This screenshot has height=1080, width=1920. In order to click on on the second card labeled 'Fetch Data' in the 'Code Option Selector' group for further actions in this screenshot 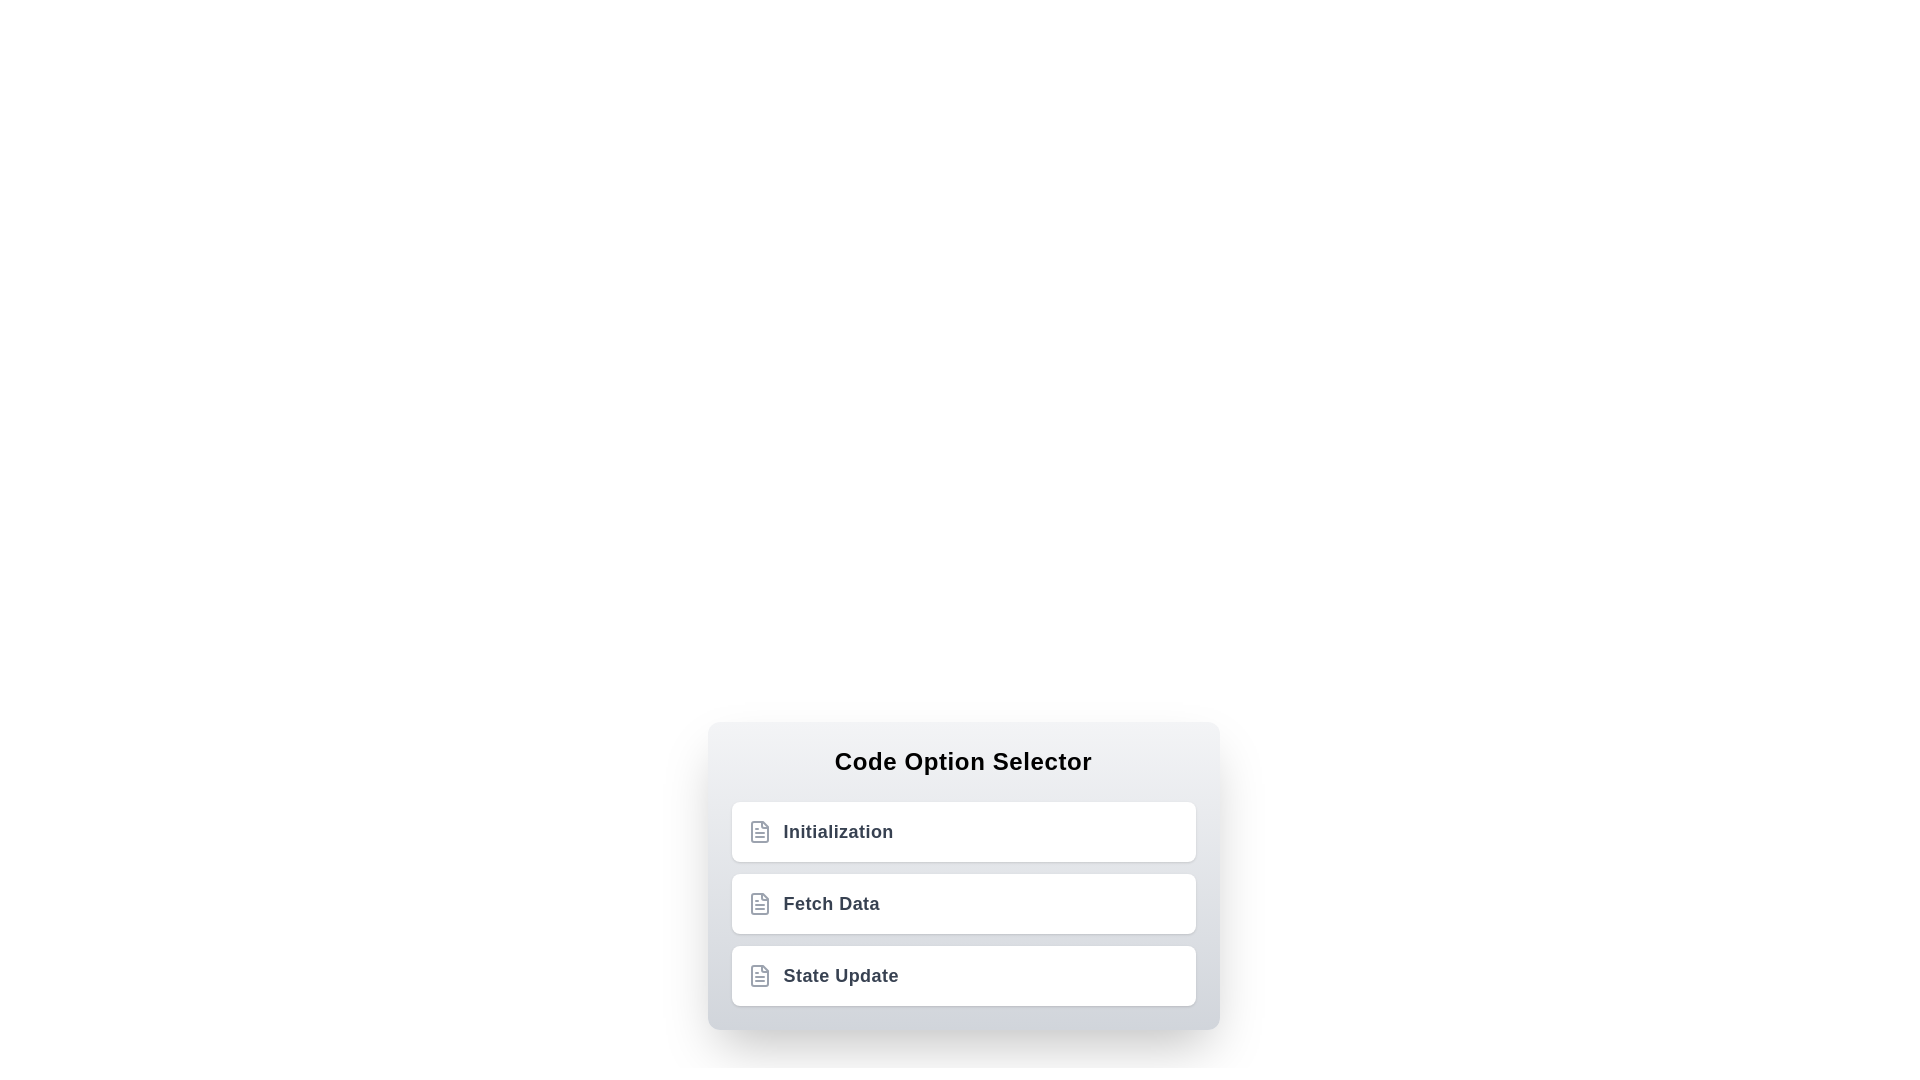, I will do `click(963, 903)`.